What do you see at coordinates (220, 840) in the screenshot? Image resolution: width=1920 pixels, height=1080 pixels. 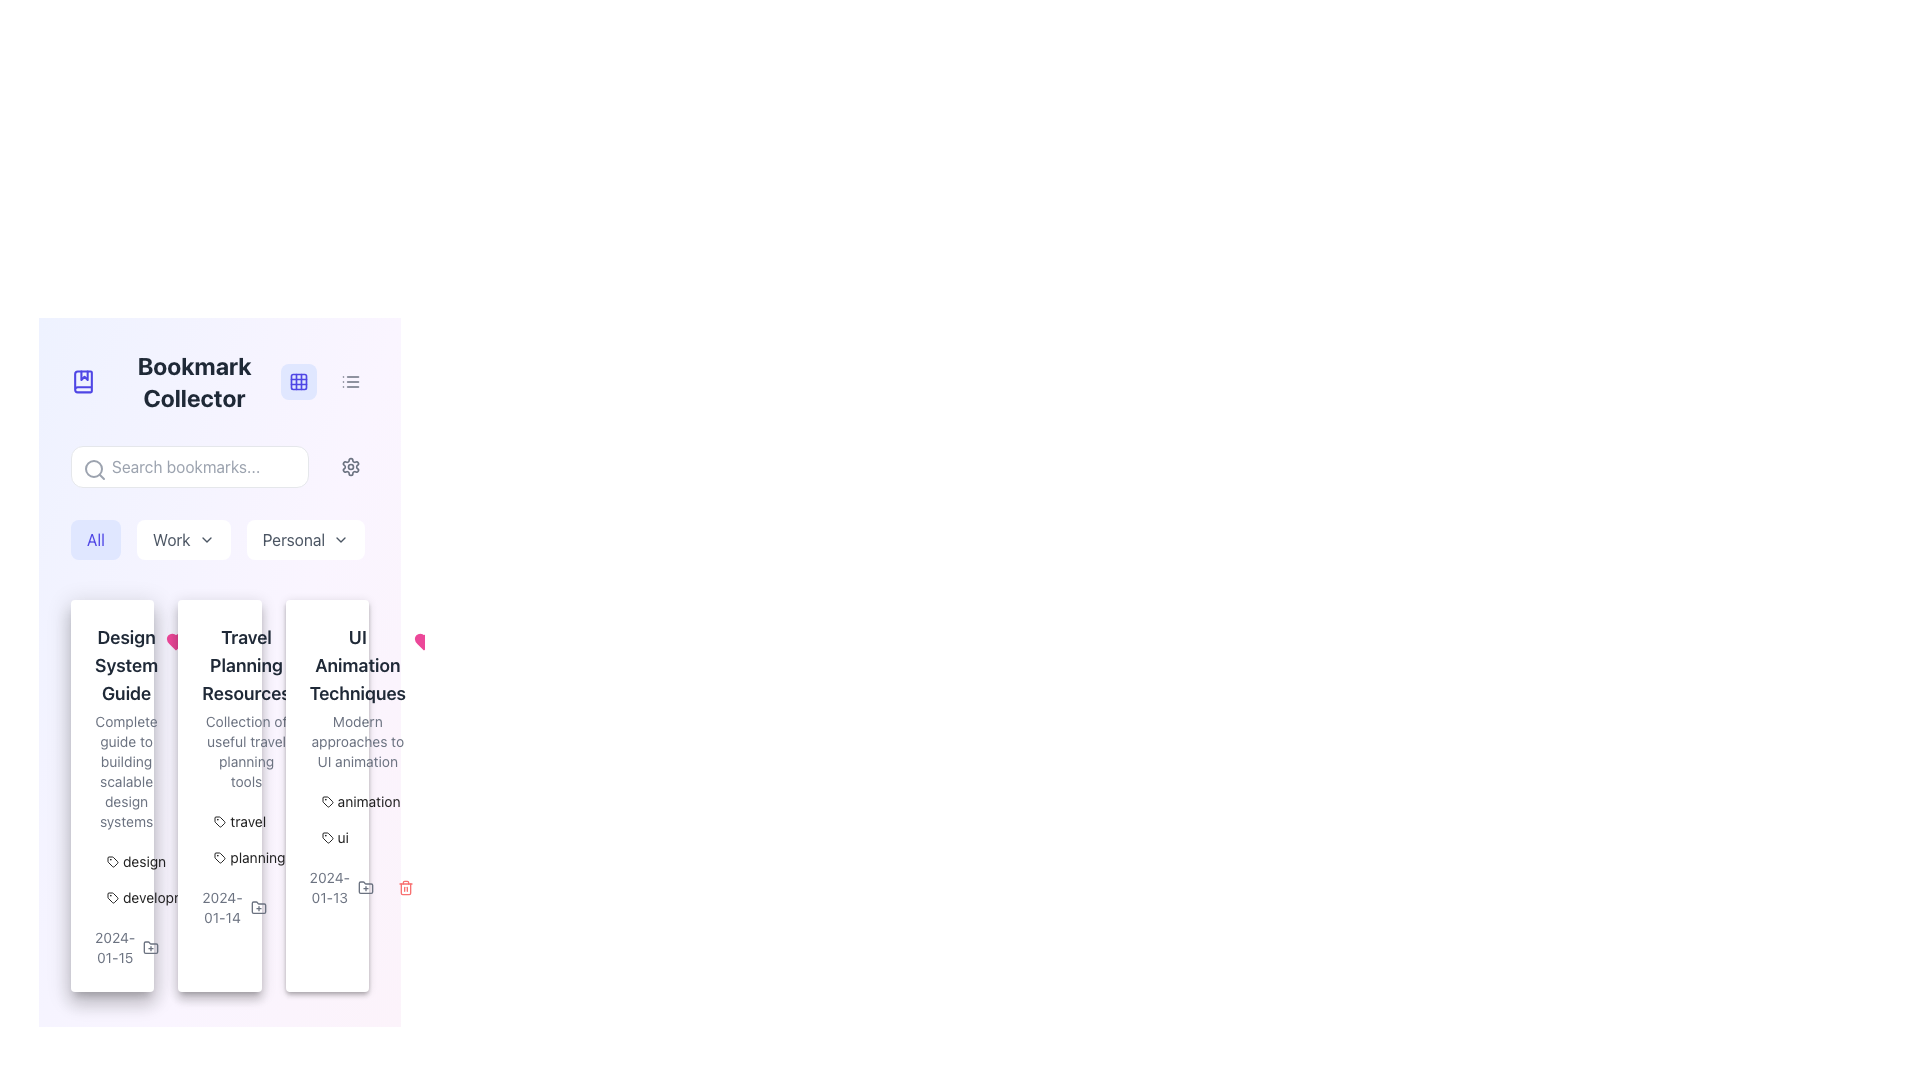 I see `the interactive icons associated with the 'travel' and 'planning' tags within the Tag list component in the 'Travel Planning Resources' card` at bounding box center [220, 840].